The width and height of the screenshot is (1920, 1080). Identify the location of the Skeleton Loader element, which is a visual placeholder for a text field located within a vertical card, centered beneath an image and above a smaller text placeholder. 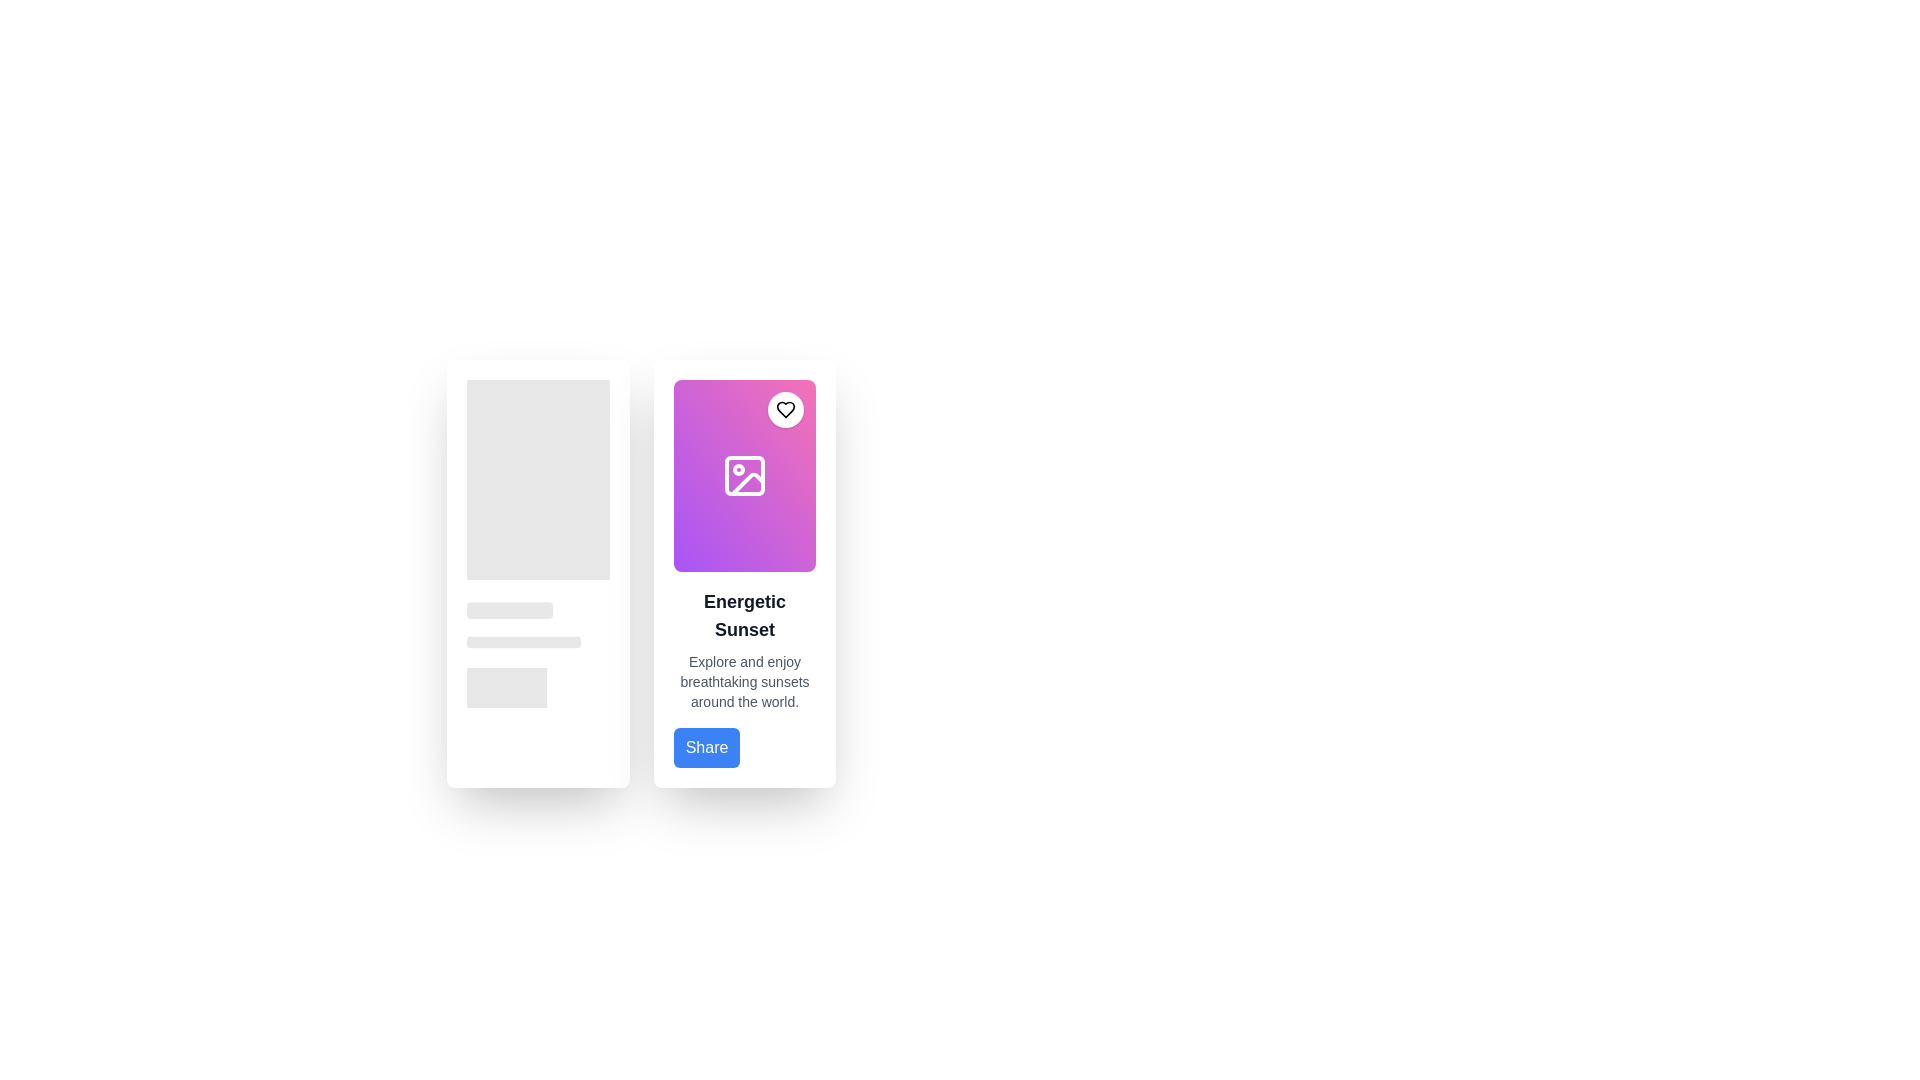
(509, 609).